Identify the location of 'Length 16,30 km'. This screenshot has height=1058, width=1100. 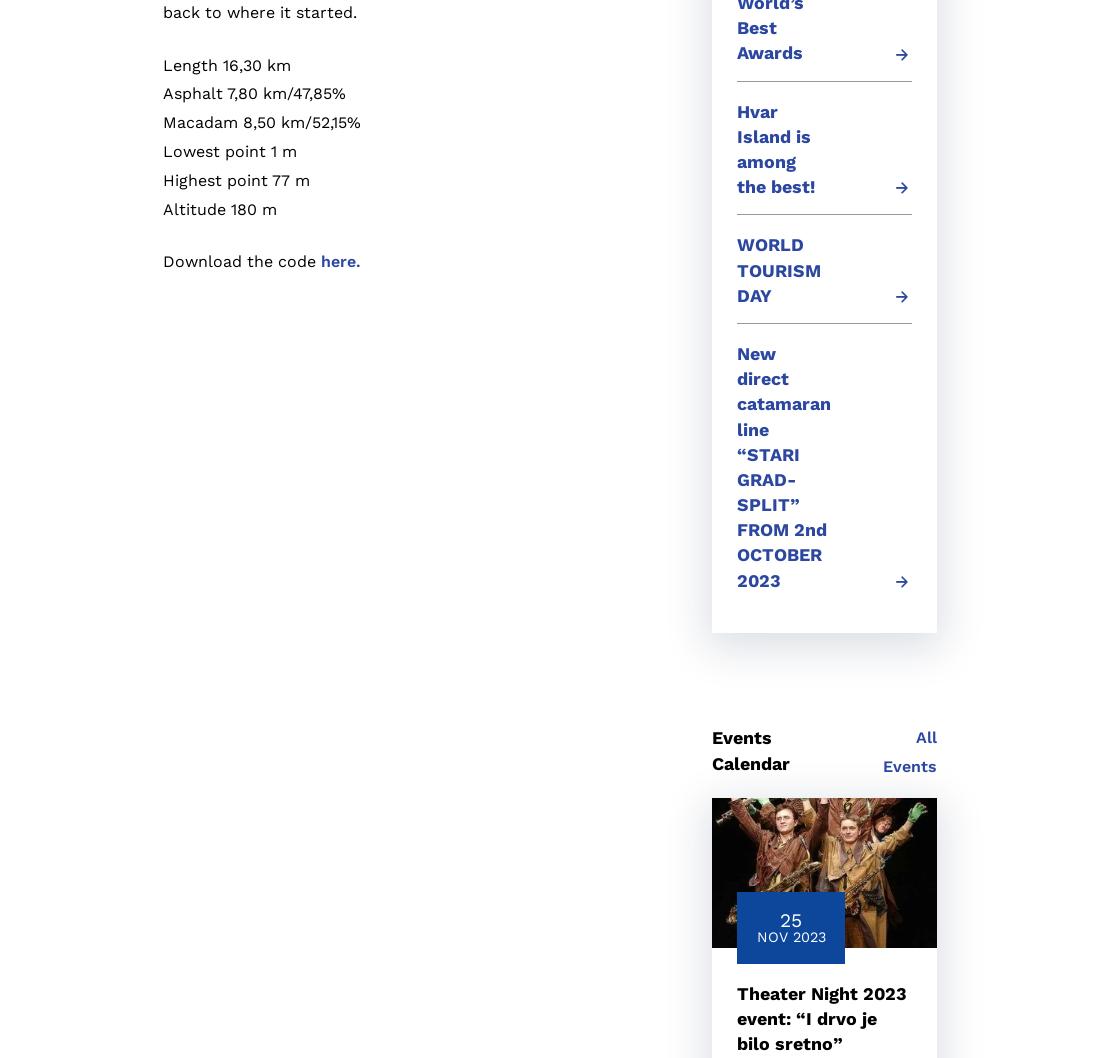
(161, 64).